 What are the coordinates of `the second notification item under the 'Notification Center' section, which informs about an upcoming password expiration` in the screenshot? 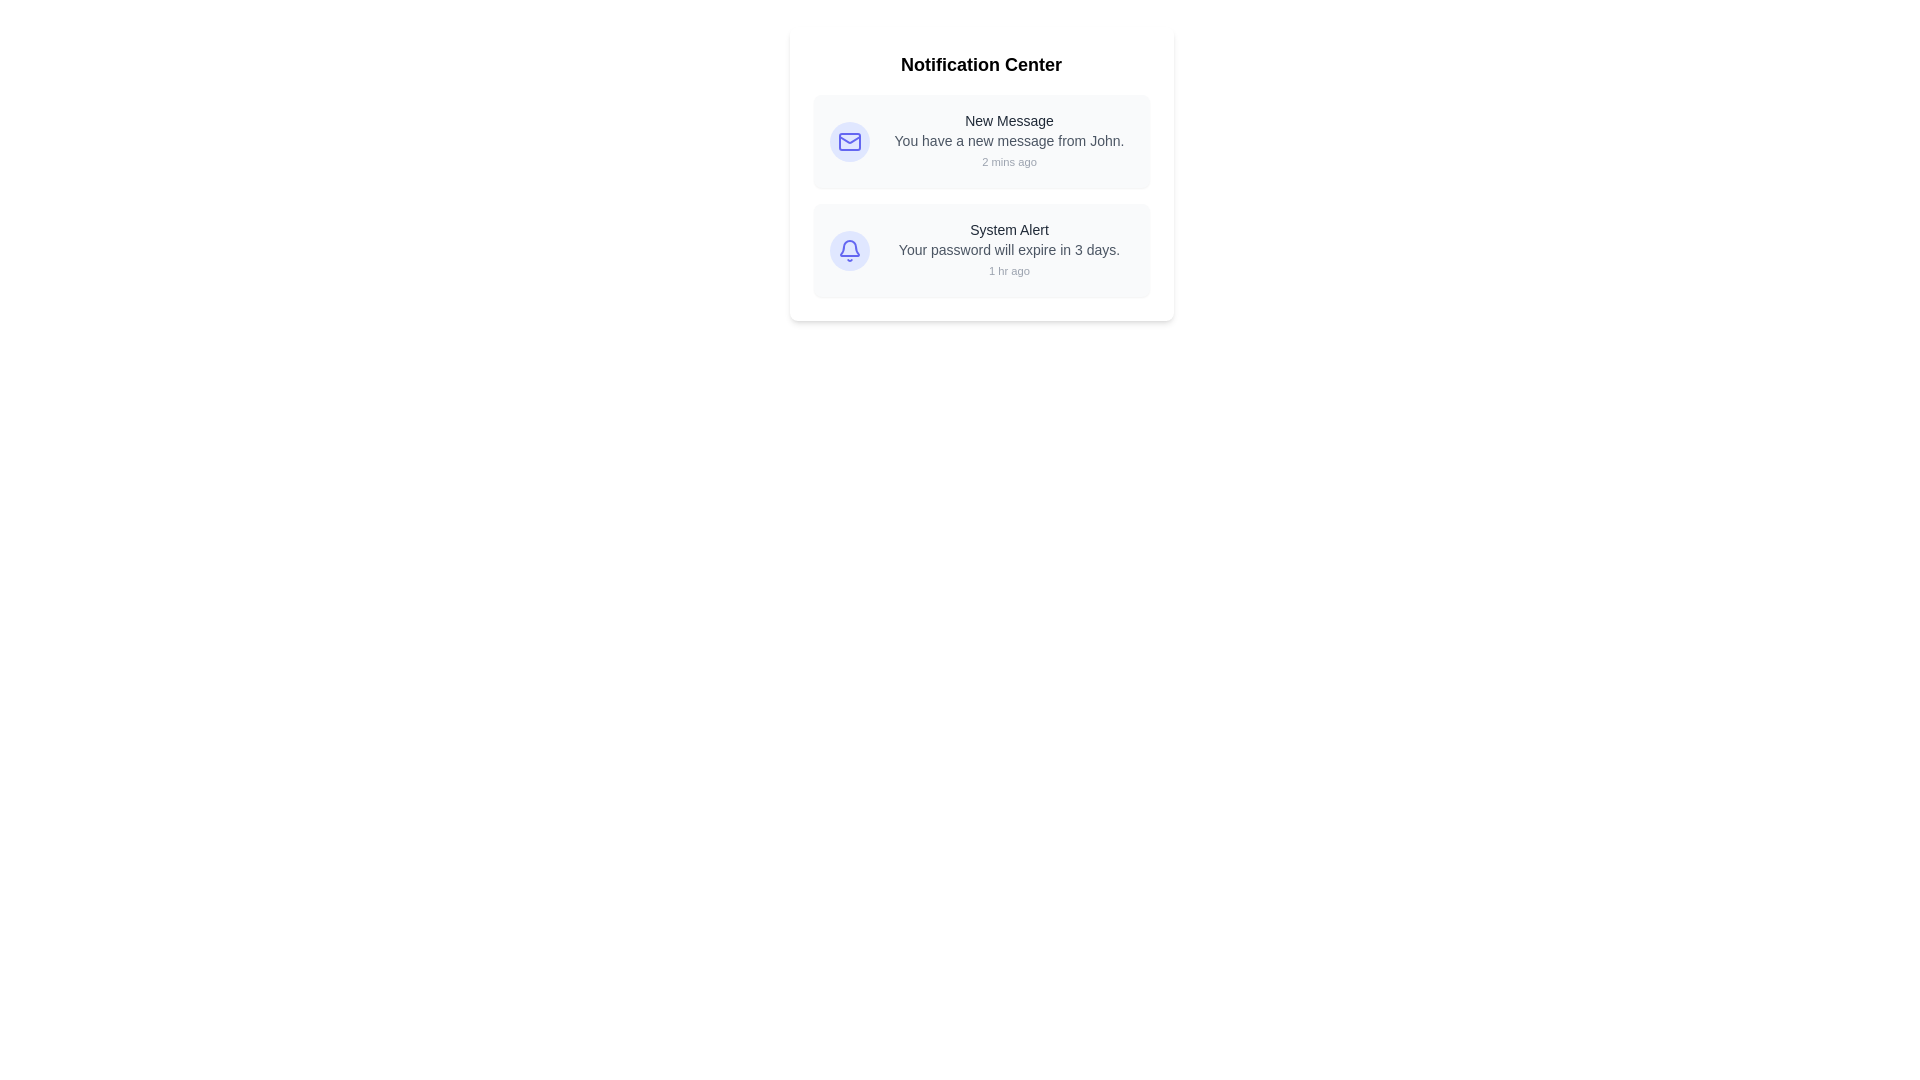 It's located at (1009, 249).